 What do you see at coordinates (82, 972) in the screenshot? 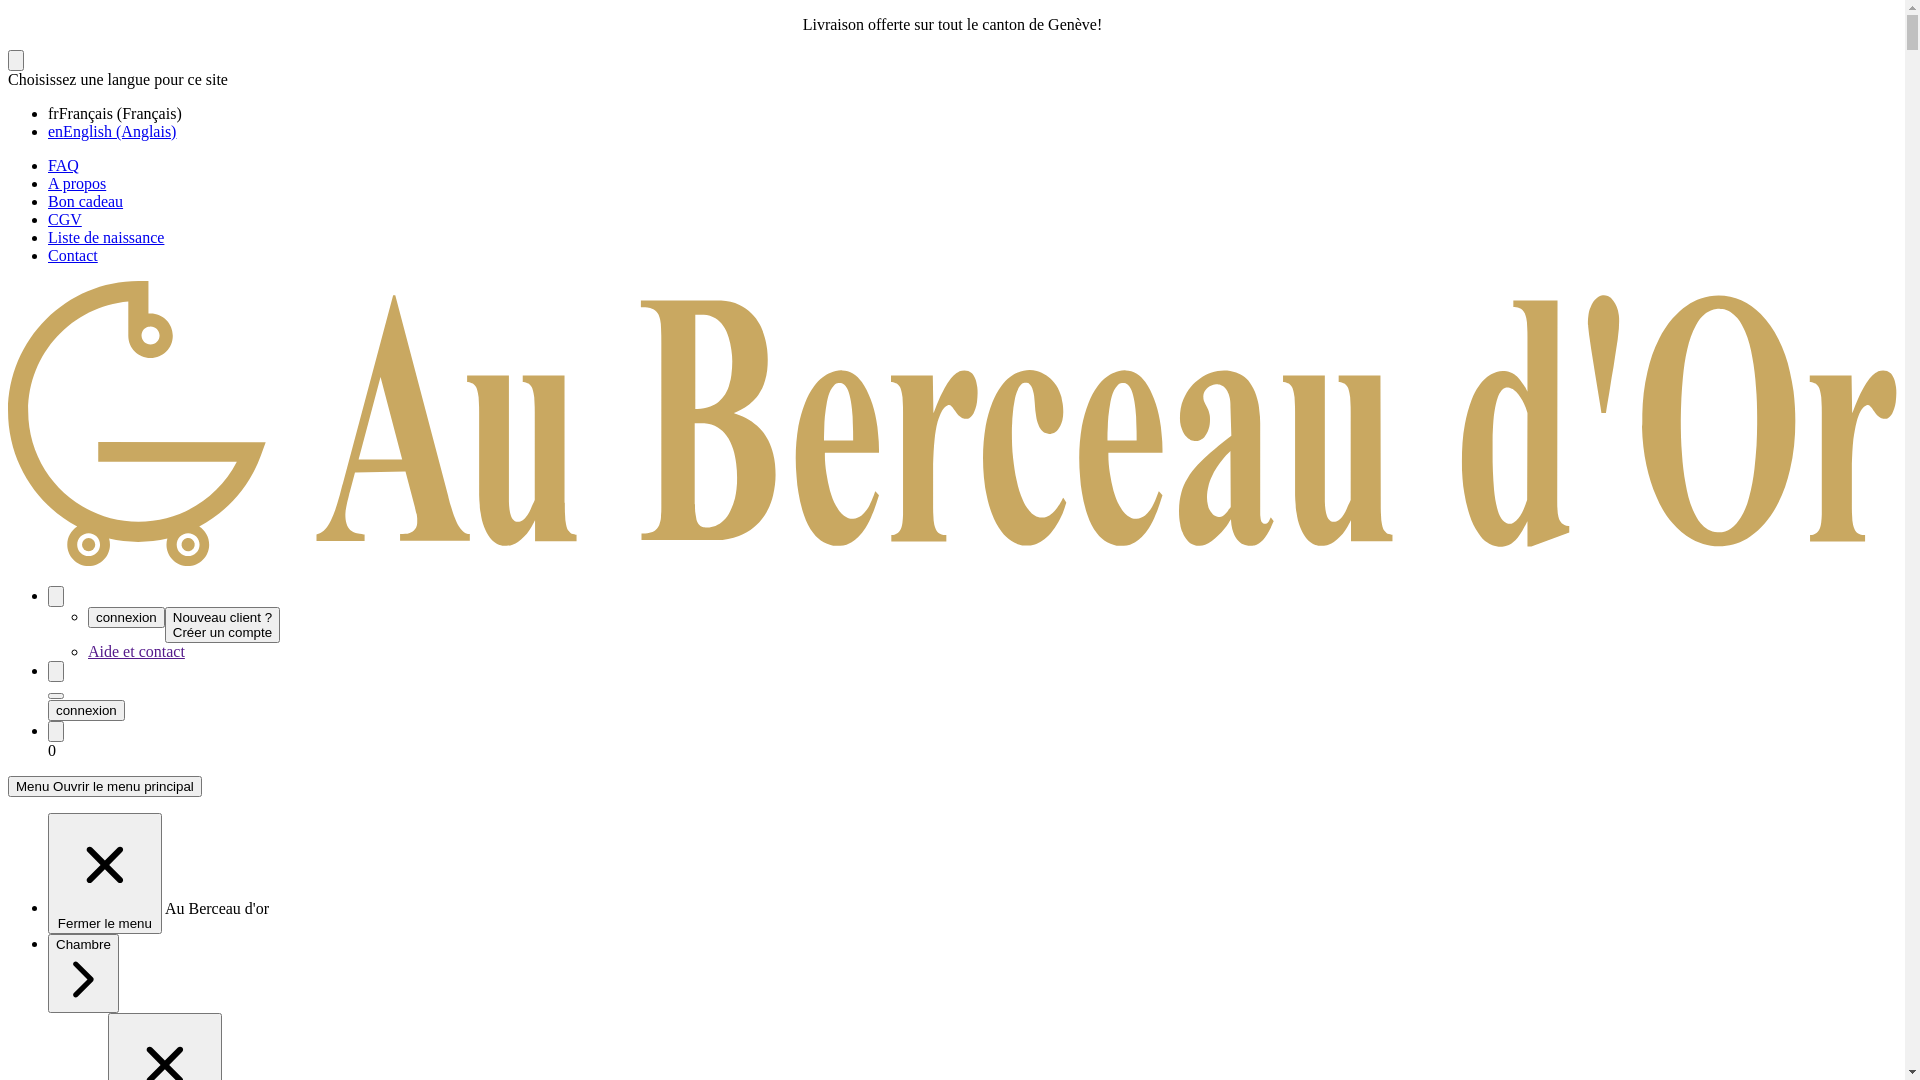
I see `'Chambre'` at bounding box center [82, 972].